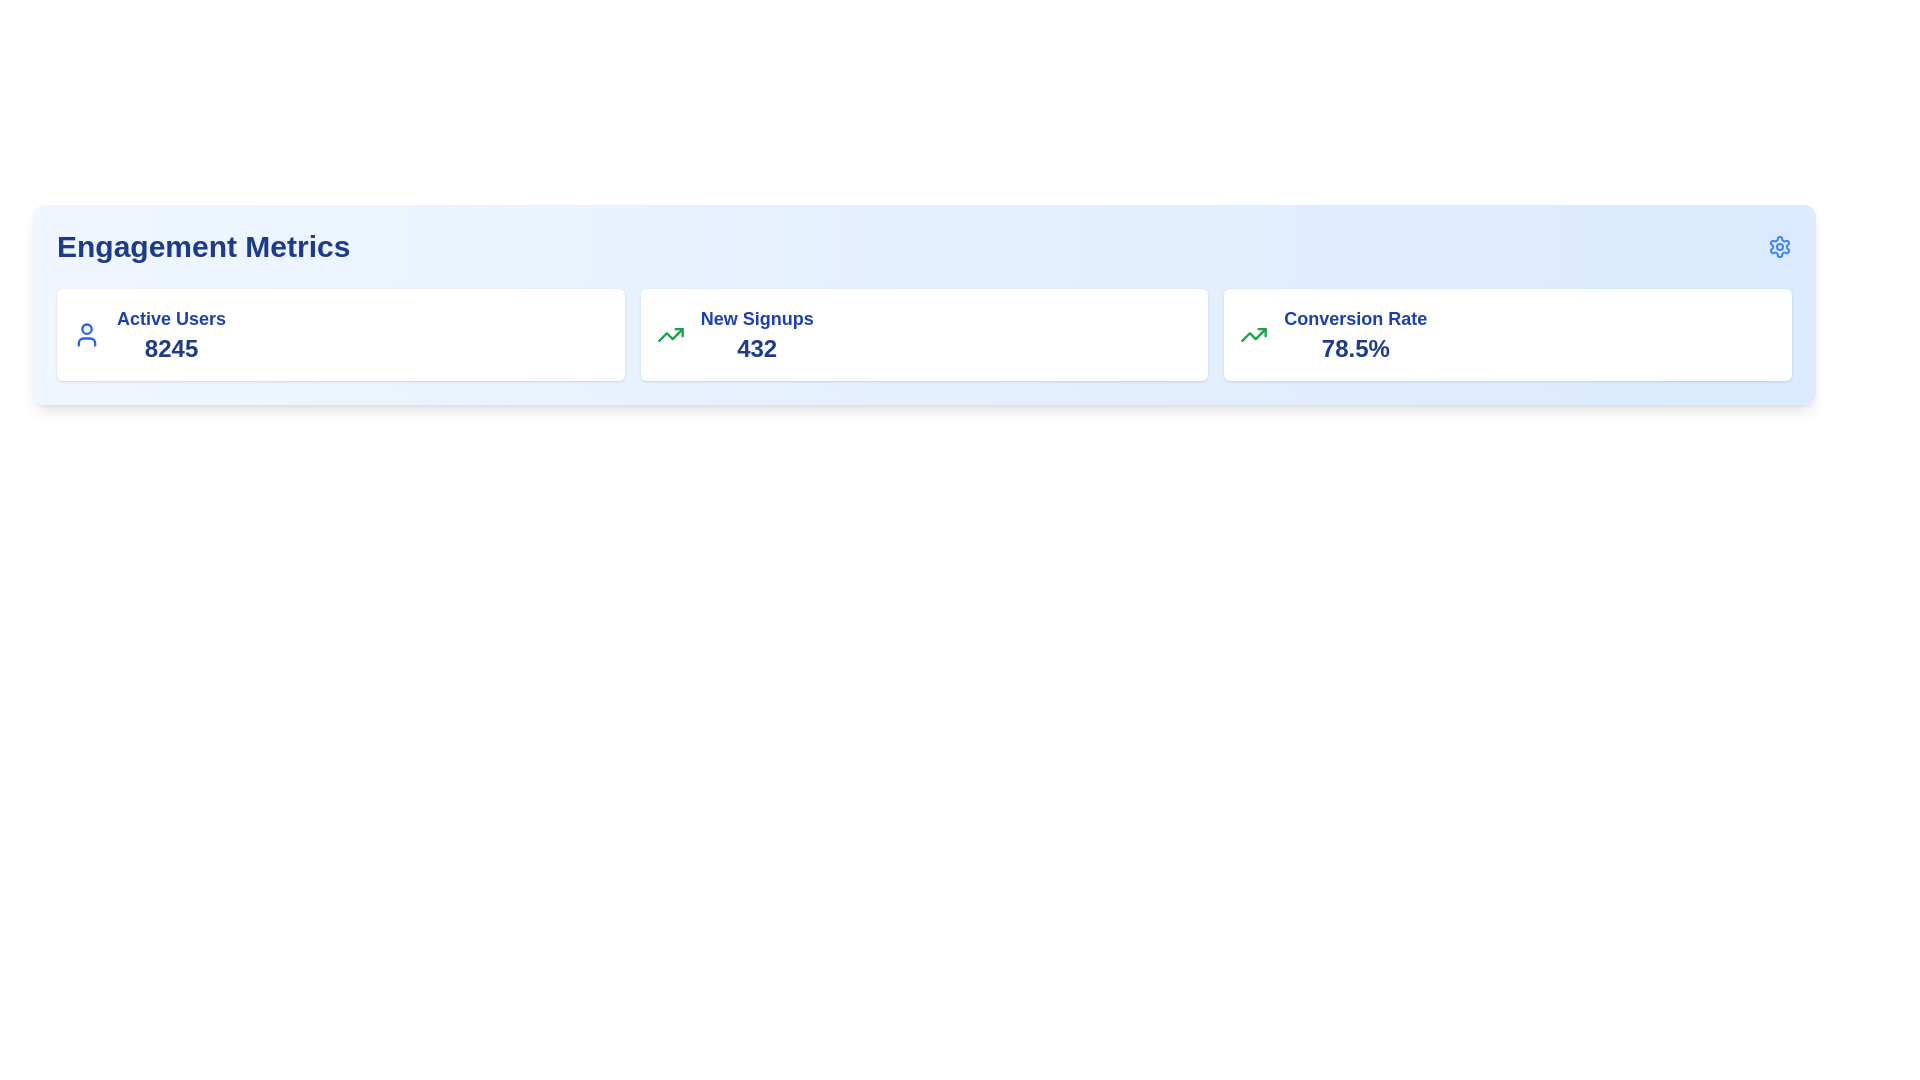  What do you see at coordinates (85, 327) in the screenshot?
I see `the small circle that represents the user's head within the user profile icon, located at the top-left corner of the 'Active Users' card in the metrics section` at bounding box center [85, 327].